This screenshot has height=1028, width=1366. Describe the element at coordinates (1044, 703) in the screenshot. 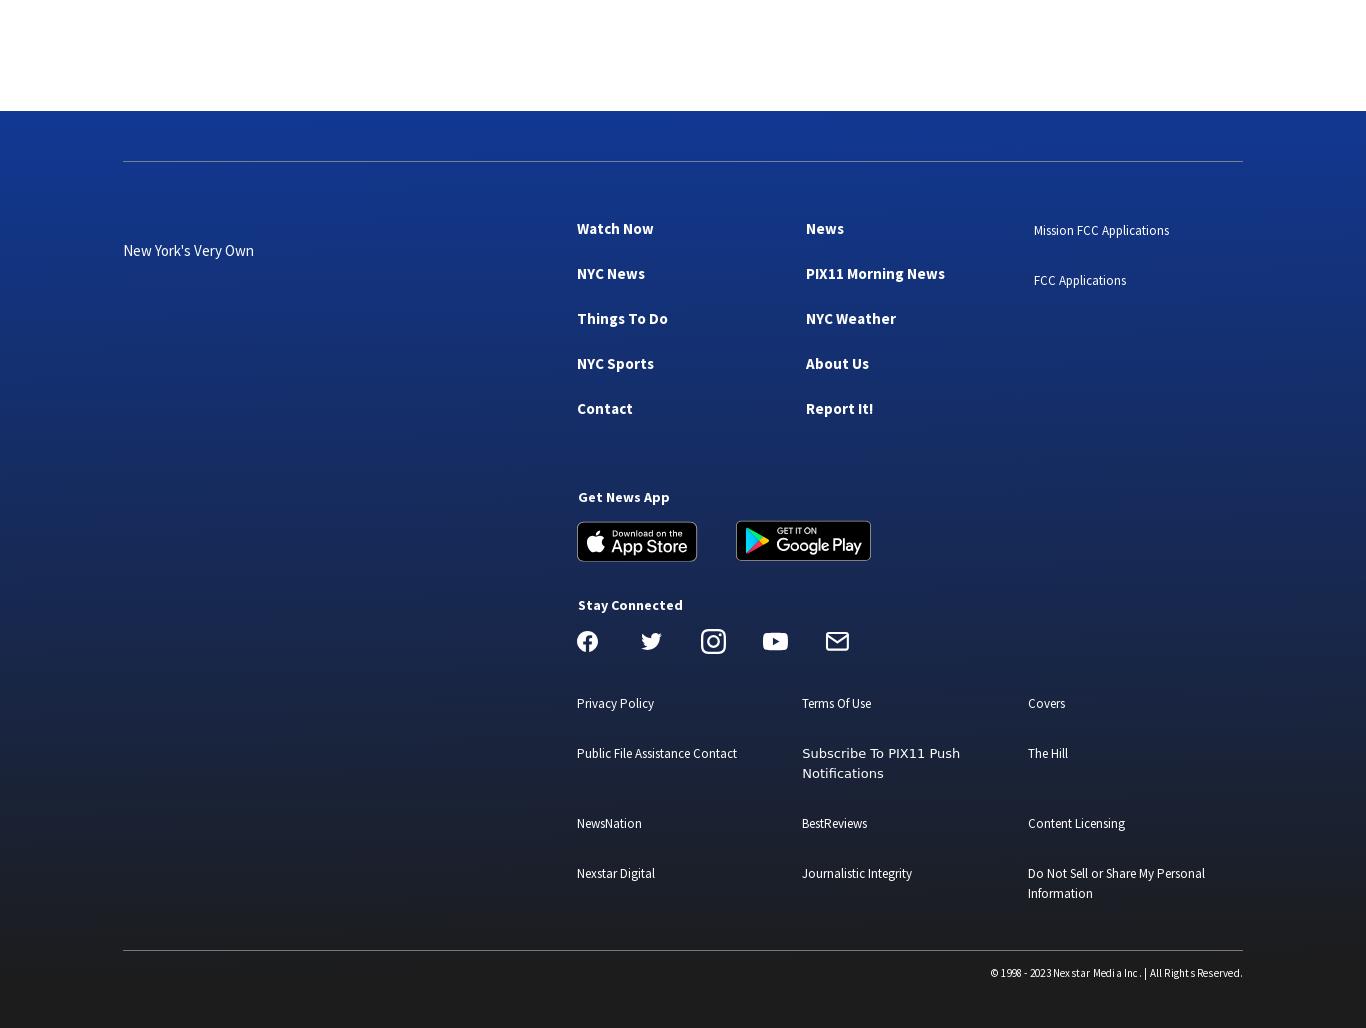

I see `'Covers'` at that location.